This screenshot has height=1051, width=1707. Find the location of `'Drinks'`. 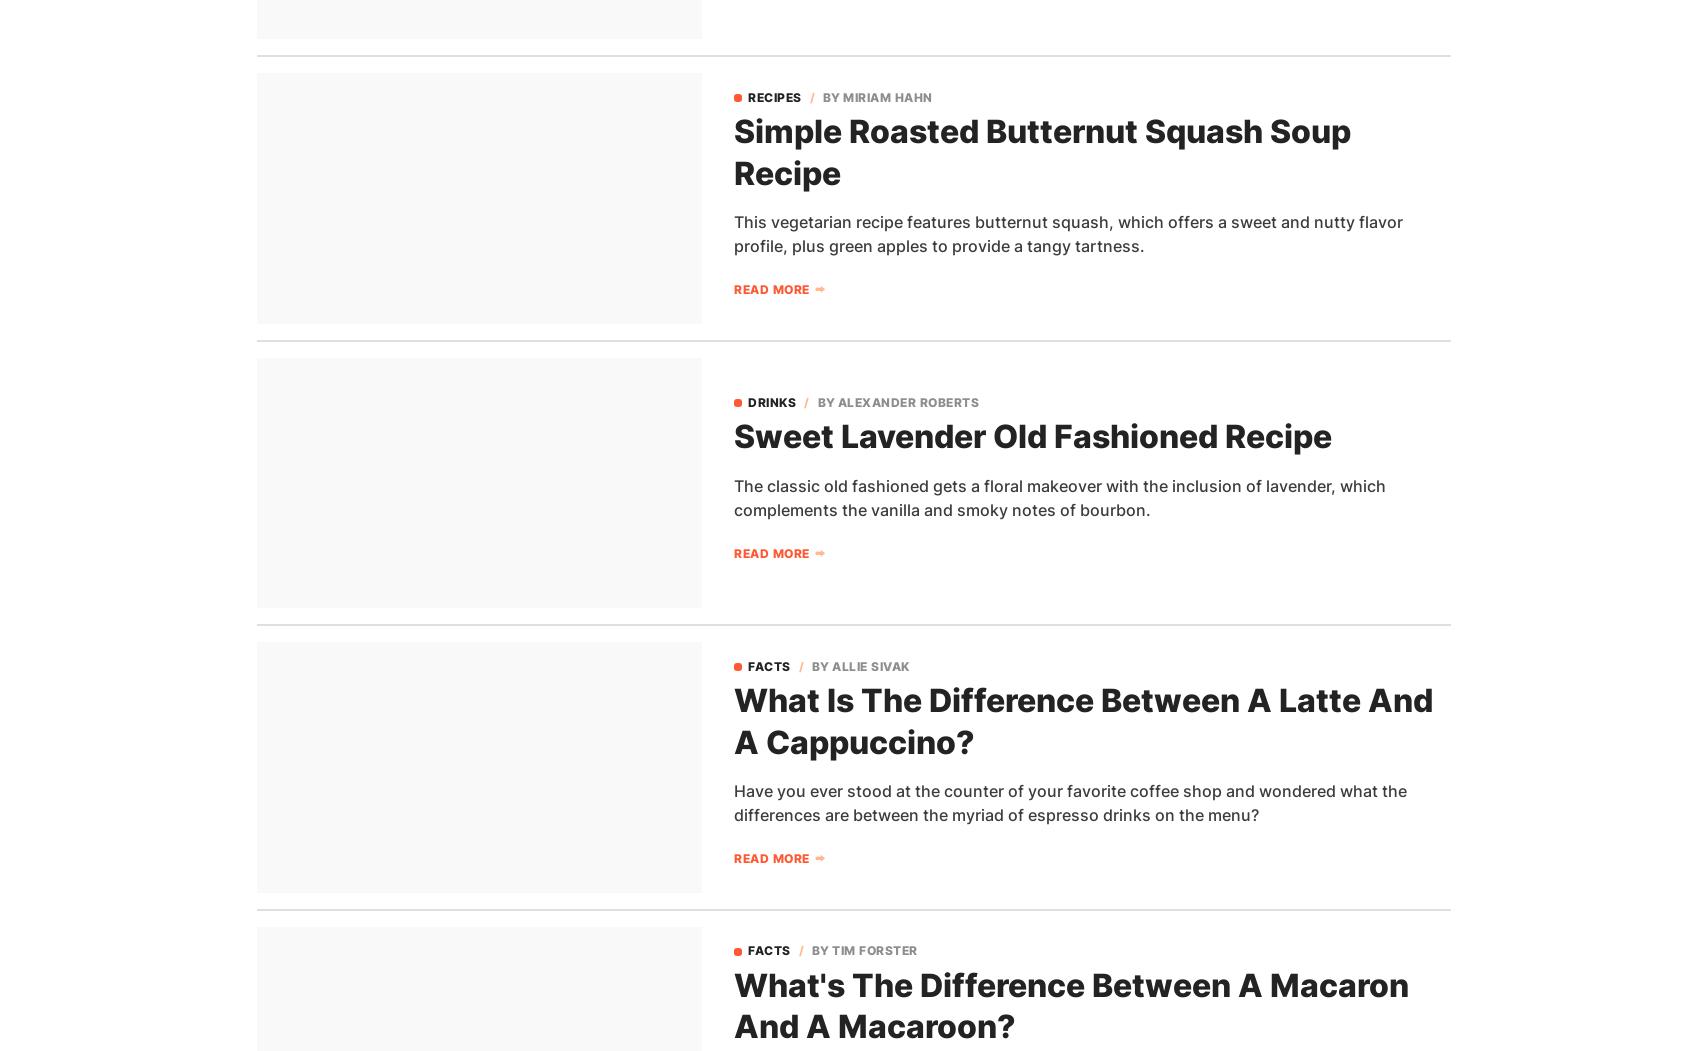

'Drinks' is located at coordinates (772, 400).